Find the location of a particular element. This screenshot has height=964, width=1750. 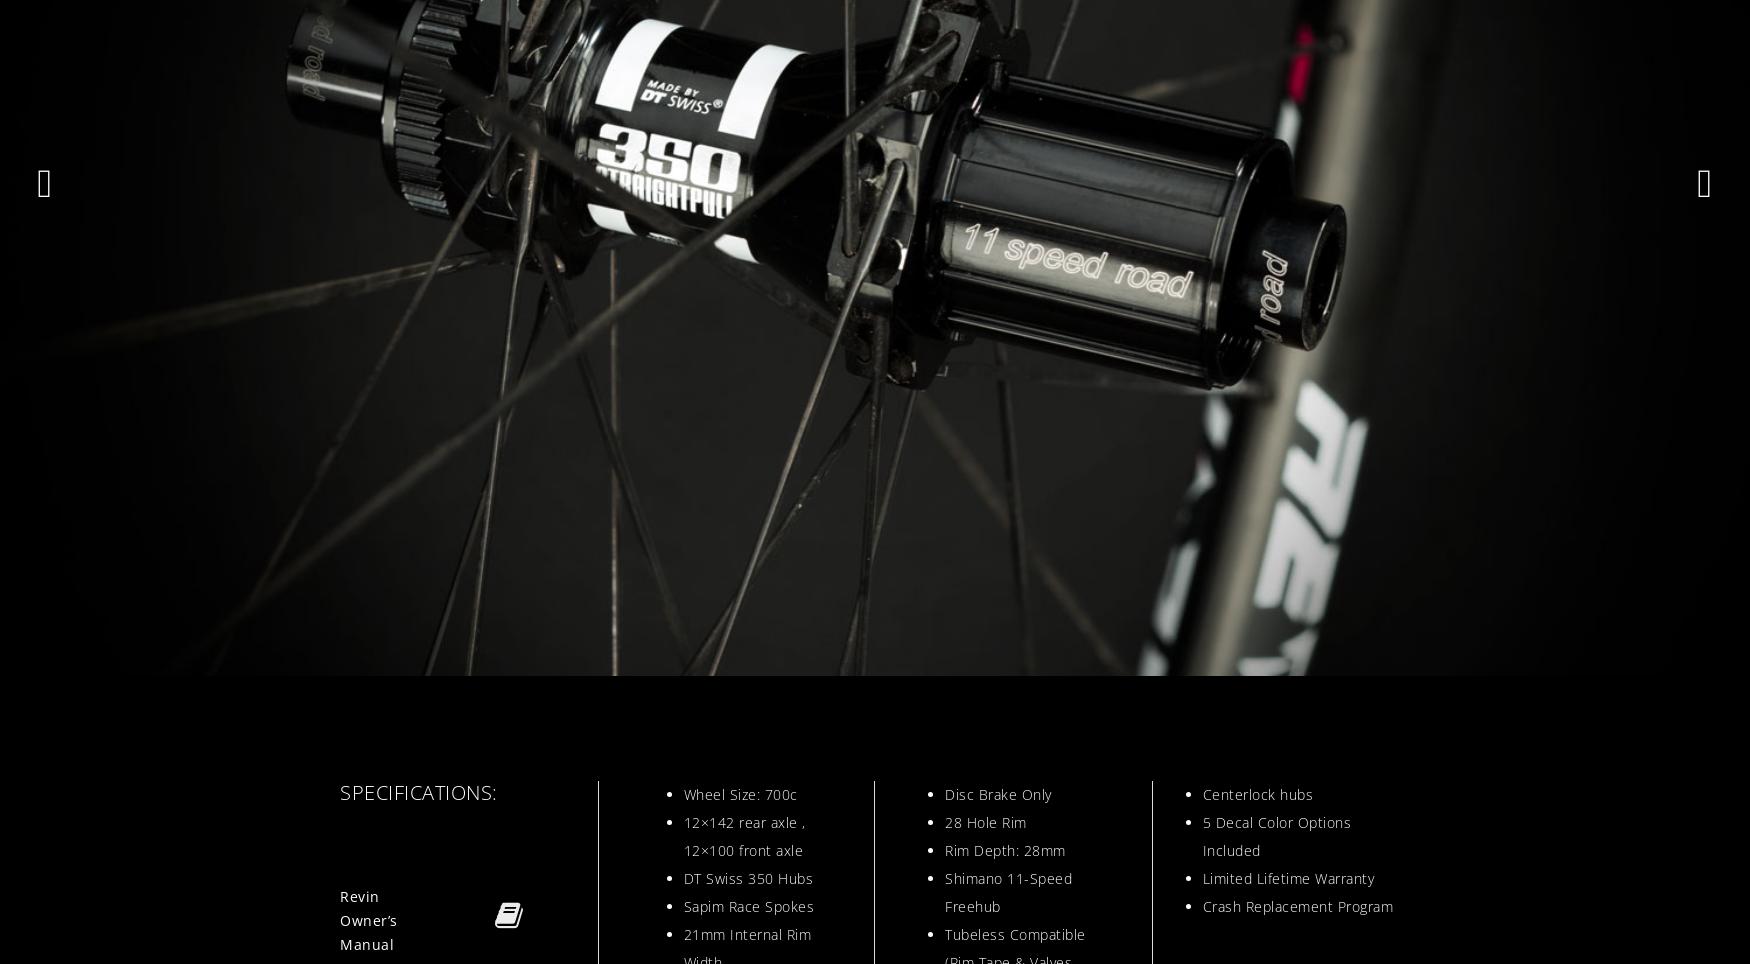

'Crash Replacement Program' is located at coordinates (1202, 905).